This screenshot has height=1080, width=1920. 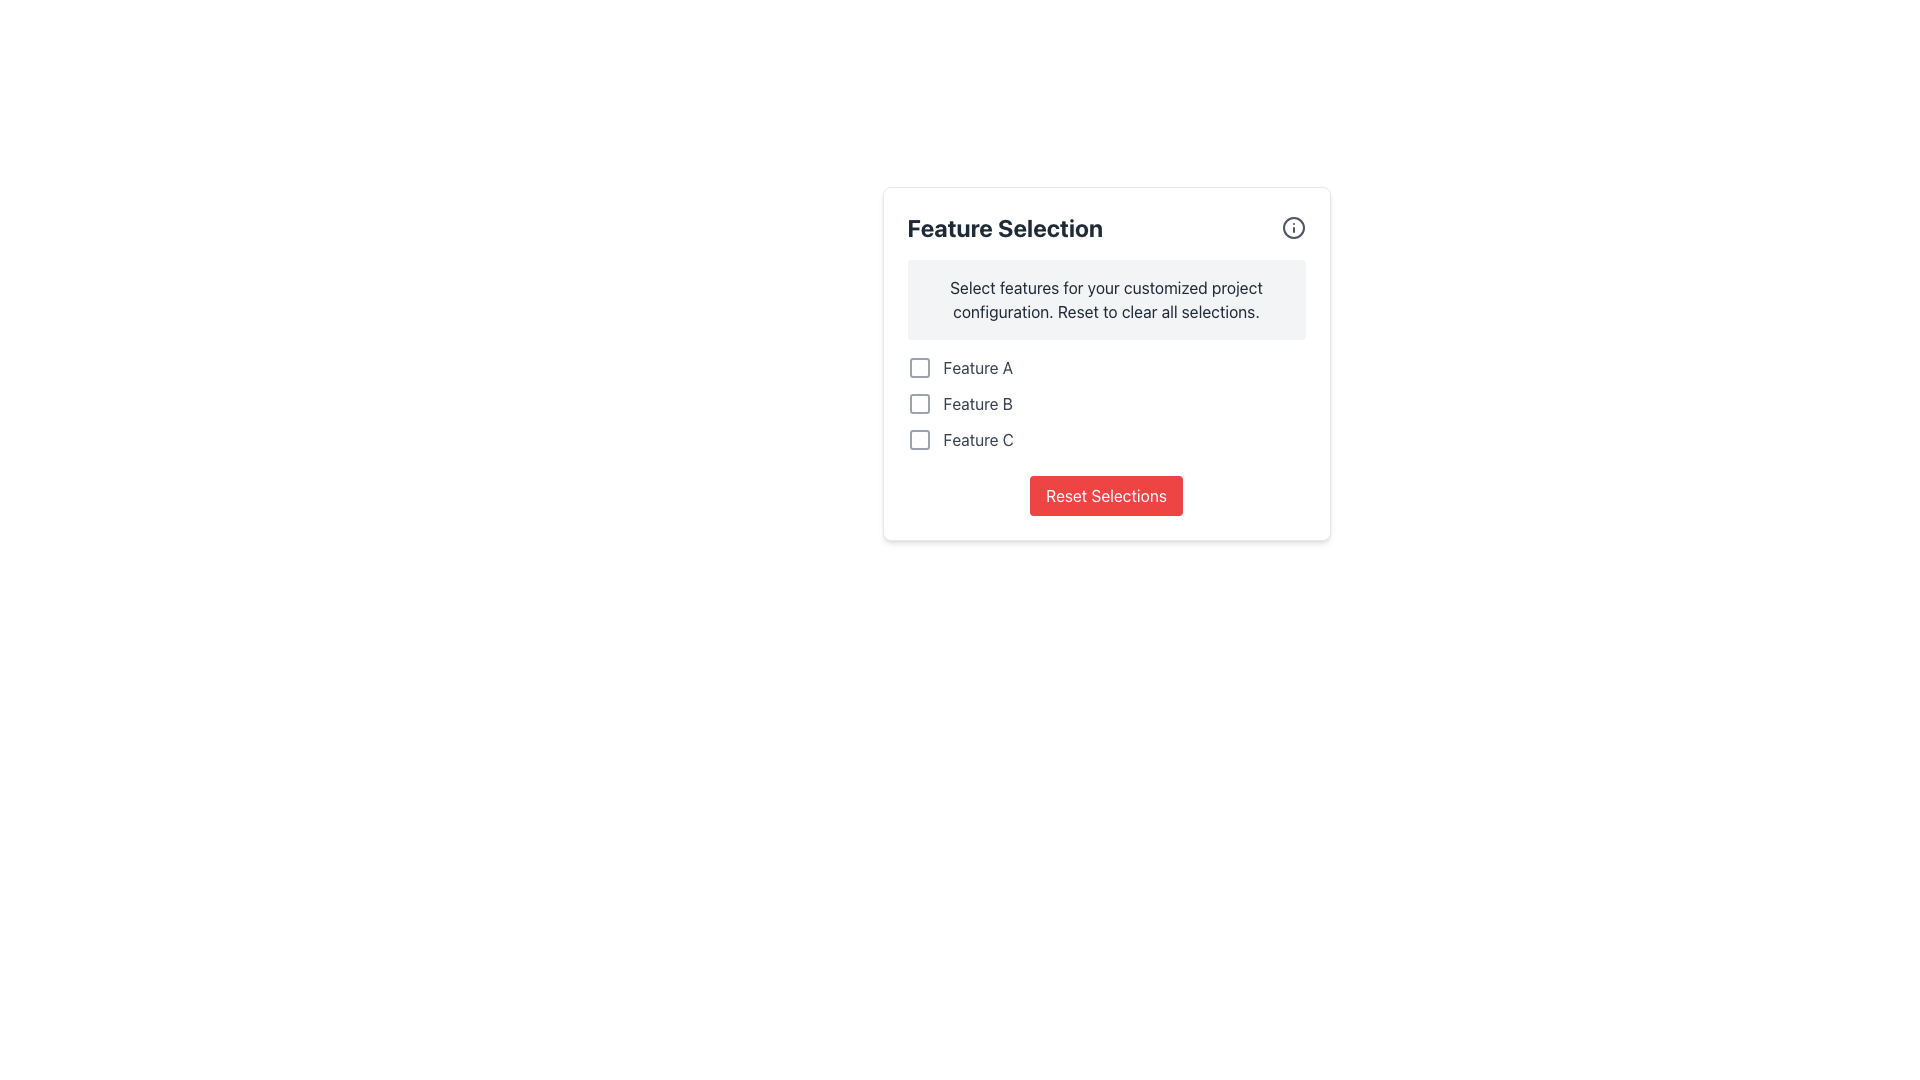 What do you see at coordinates (1105, 495) in the screenshot?
I see `the reset button located at the bottom of the 'Feature Selection' card` at bounding box center [1105, 495].